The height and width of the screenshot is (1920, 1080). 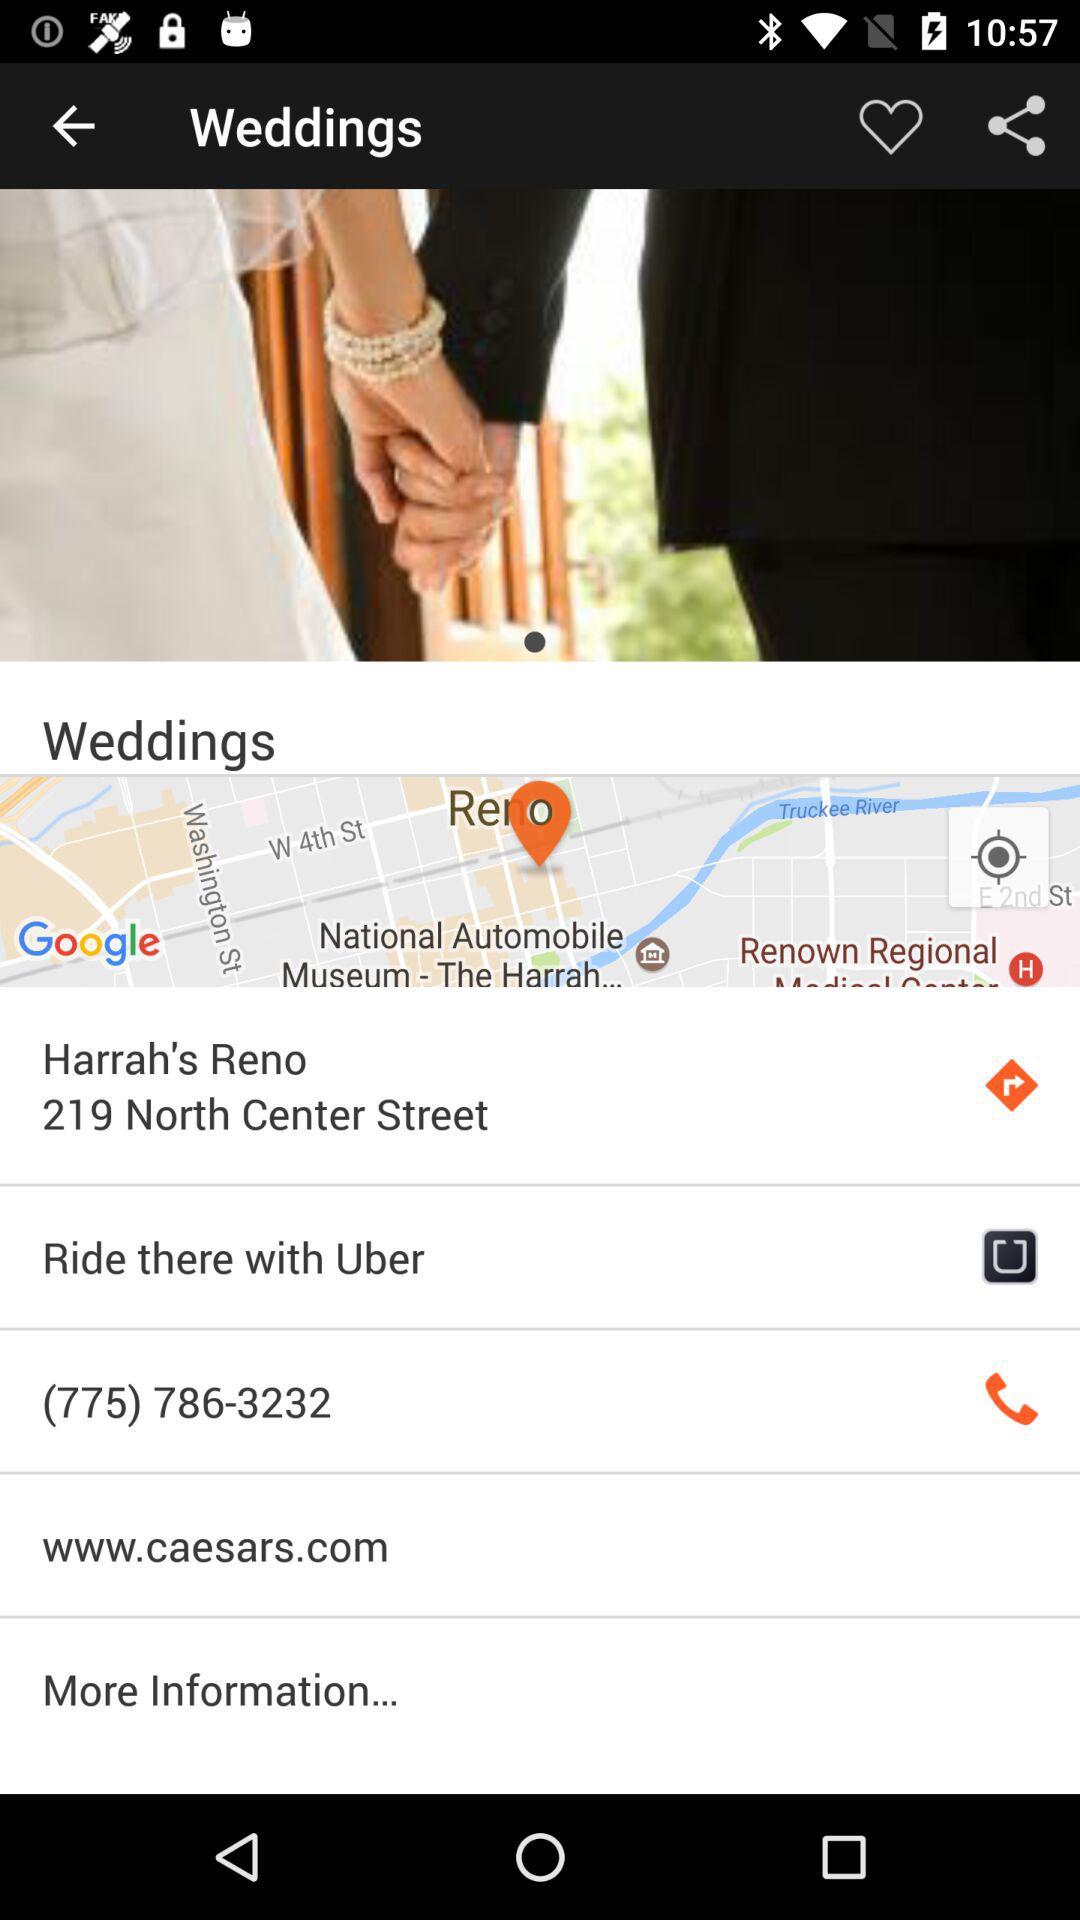 I want to click on item above the weddings, so click(x=540, y=424).